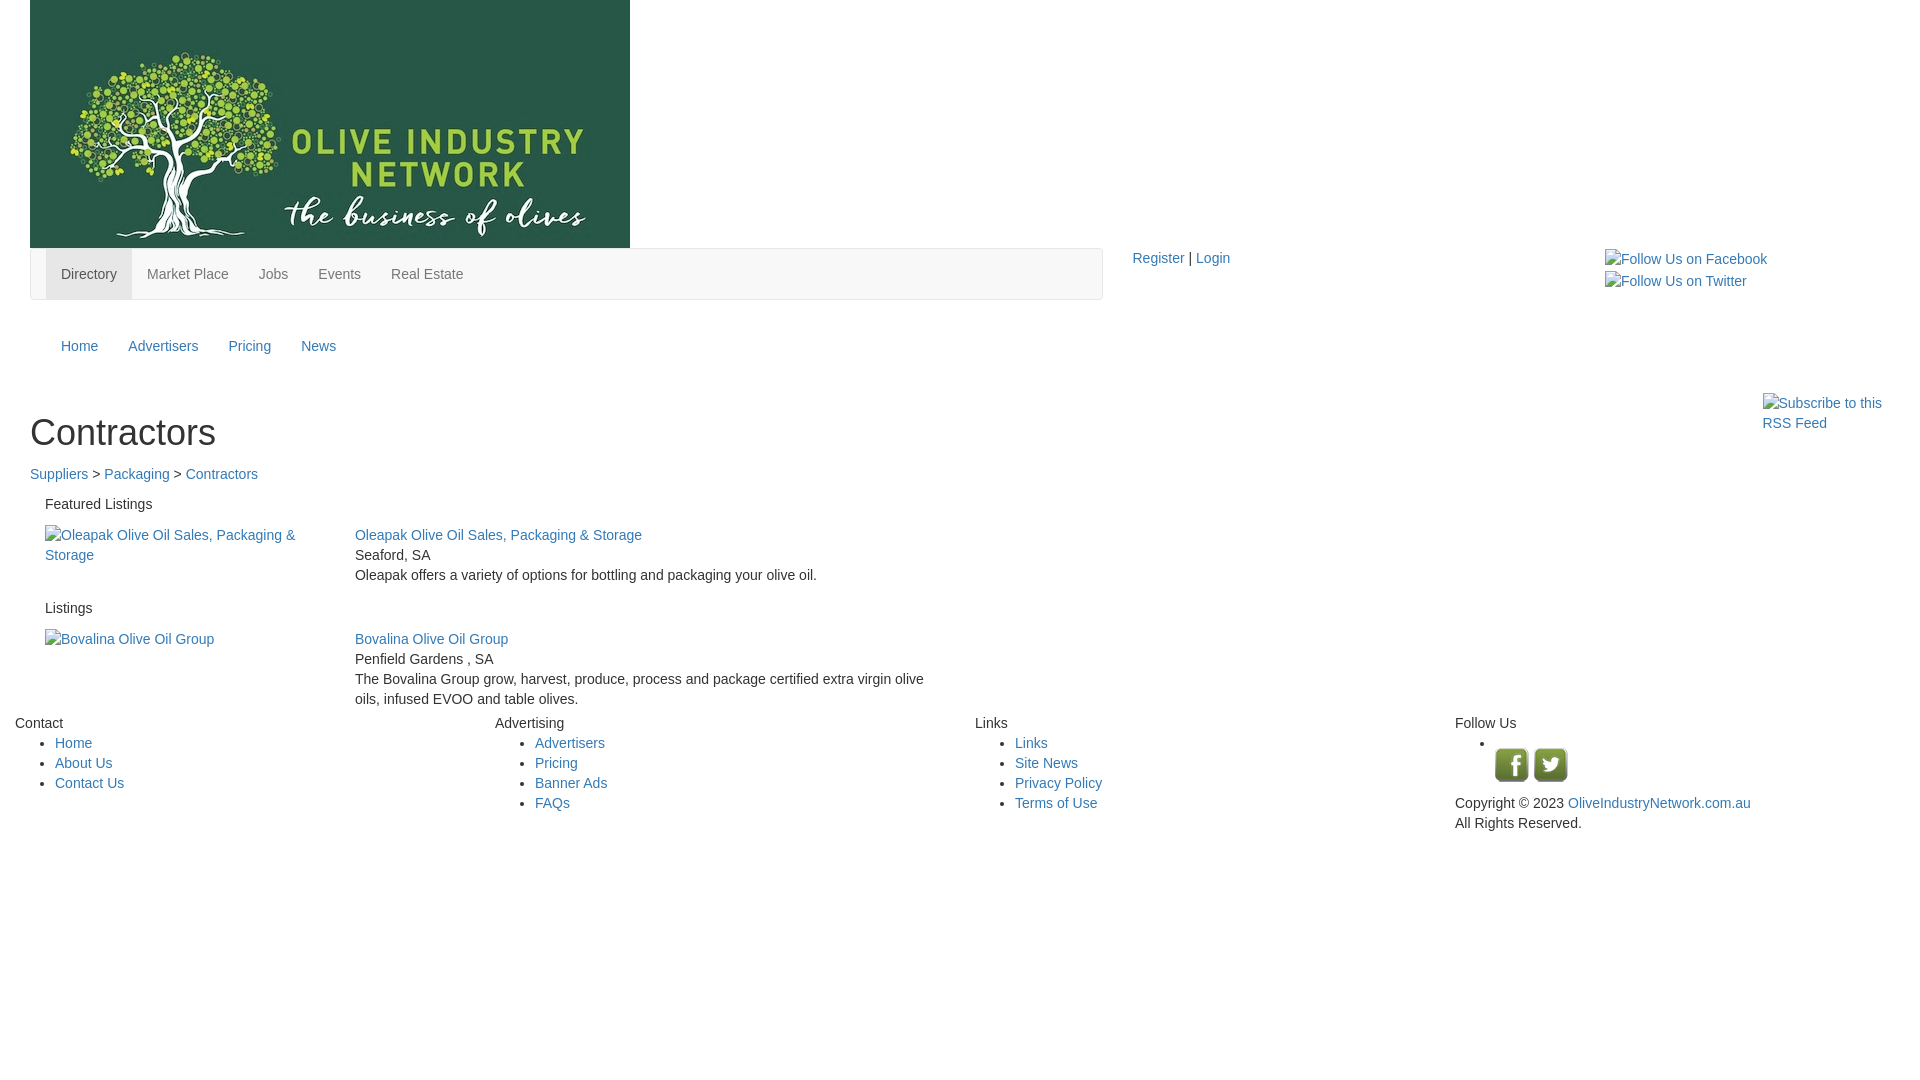  What do you see at coordinates (1045, 763) in the screenshot?
I see `'Site News'` at bounding box center [1045, 763].